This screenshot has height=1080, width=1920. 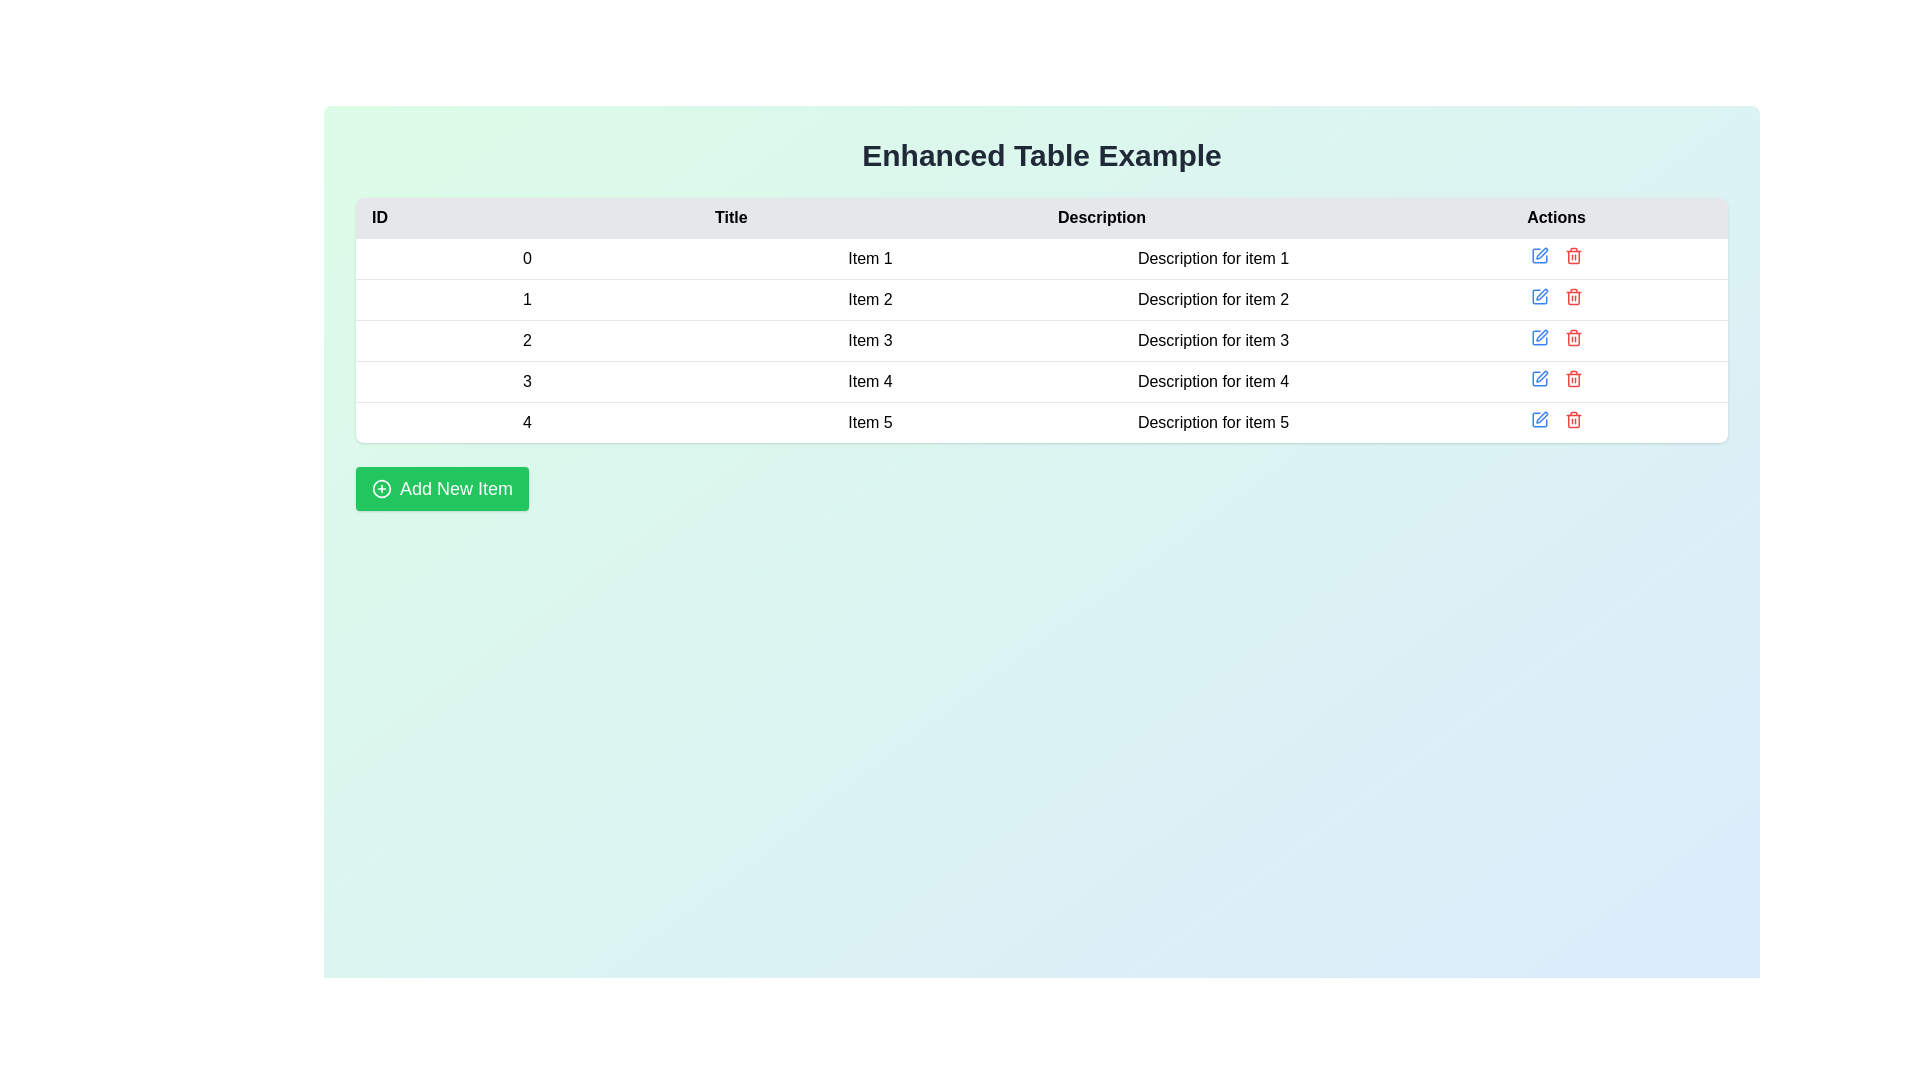 What do you see at coordinates (1572, 380) in the screenshot?
I see `the vertical body segment of the SVG trash can icon in the 'Actions' column for 'Item 4.'` at bounding box center [1572, 380].